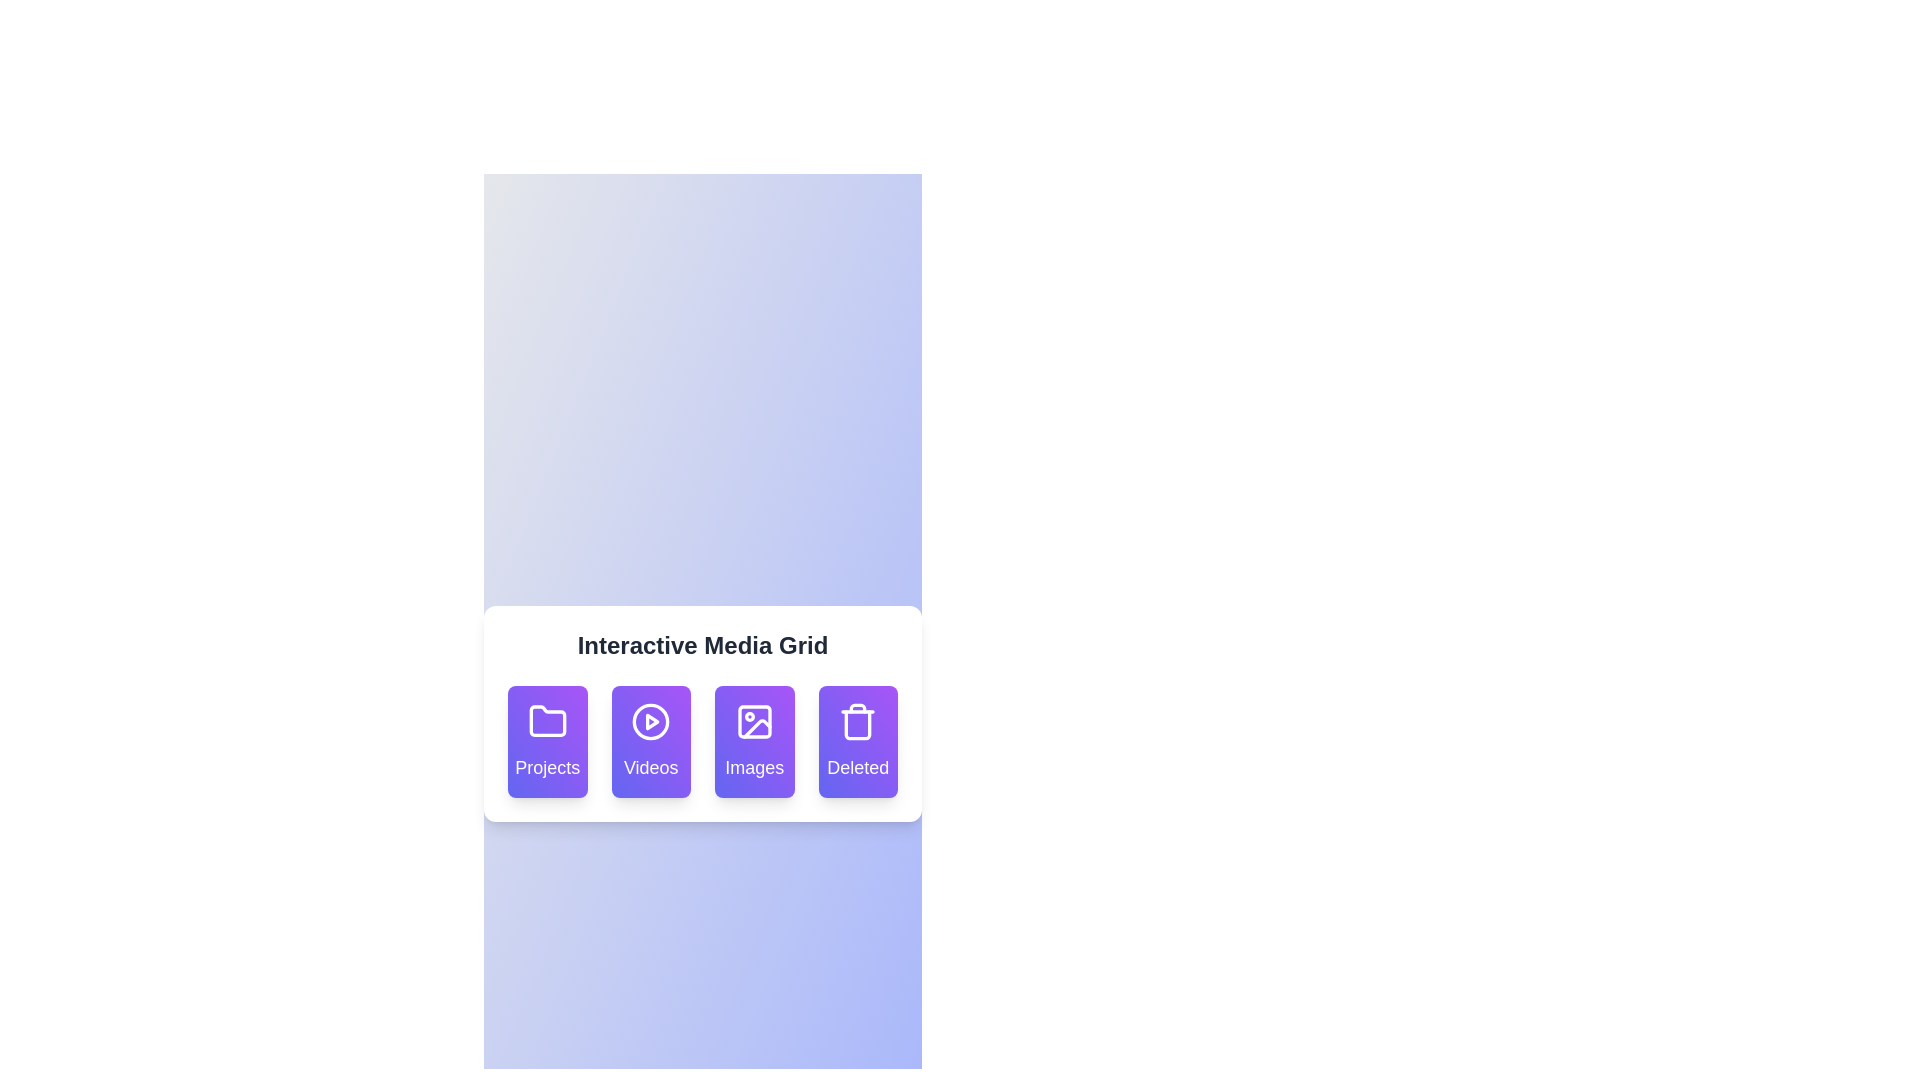 Image resolution: width=1920 pixels, height=1080 pixels. What do you see at coordinates (702, 712) in the screenshot?
I see `the button in the central navigational panel` at bounding box center [702, 712].